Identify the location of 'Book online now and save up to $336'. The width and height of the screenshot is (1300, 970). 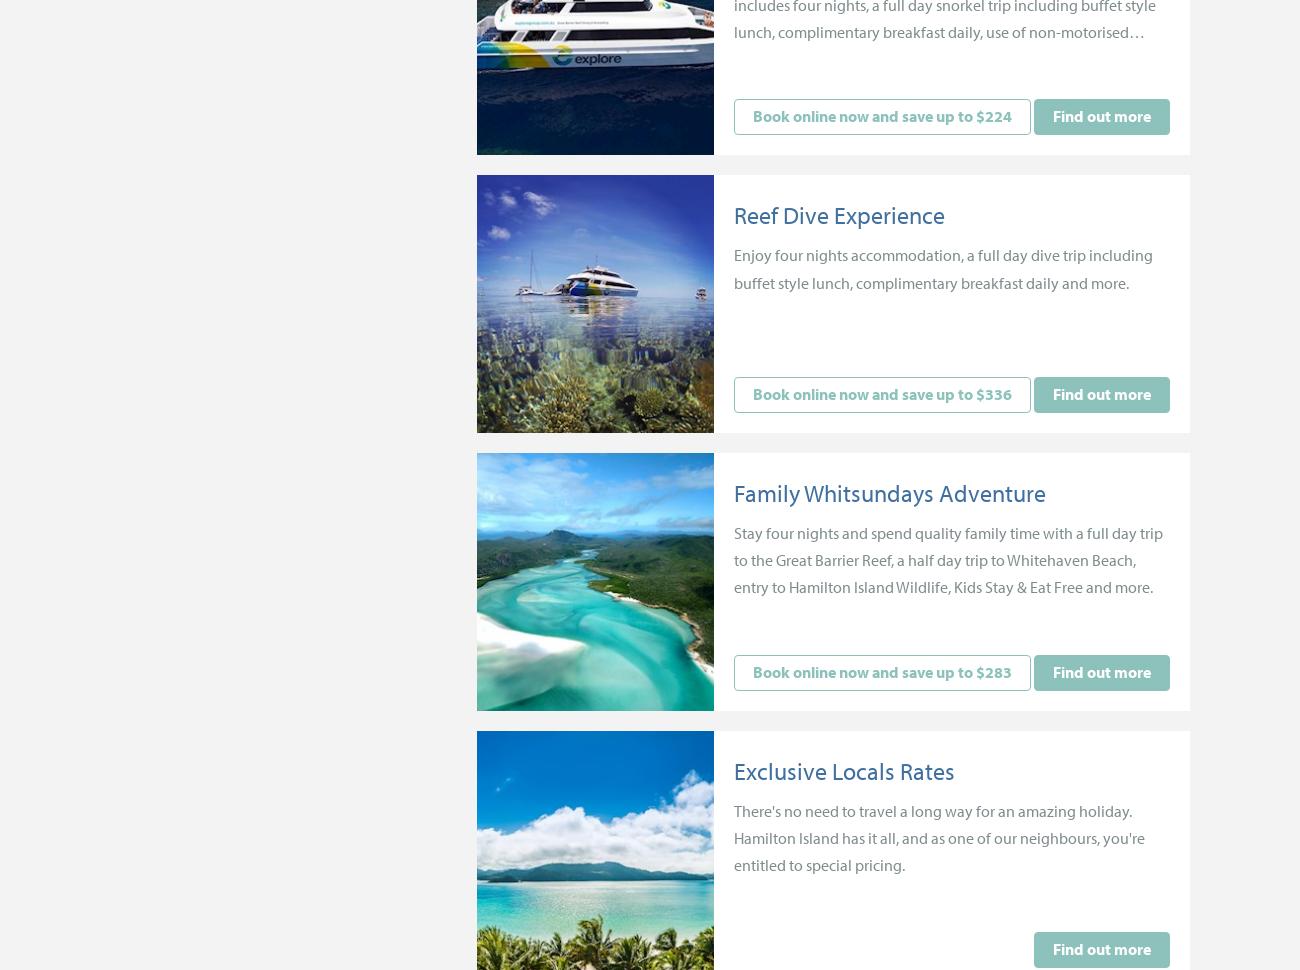
(880, 394).